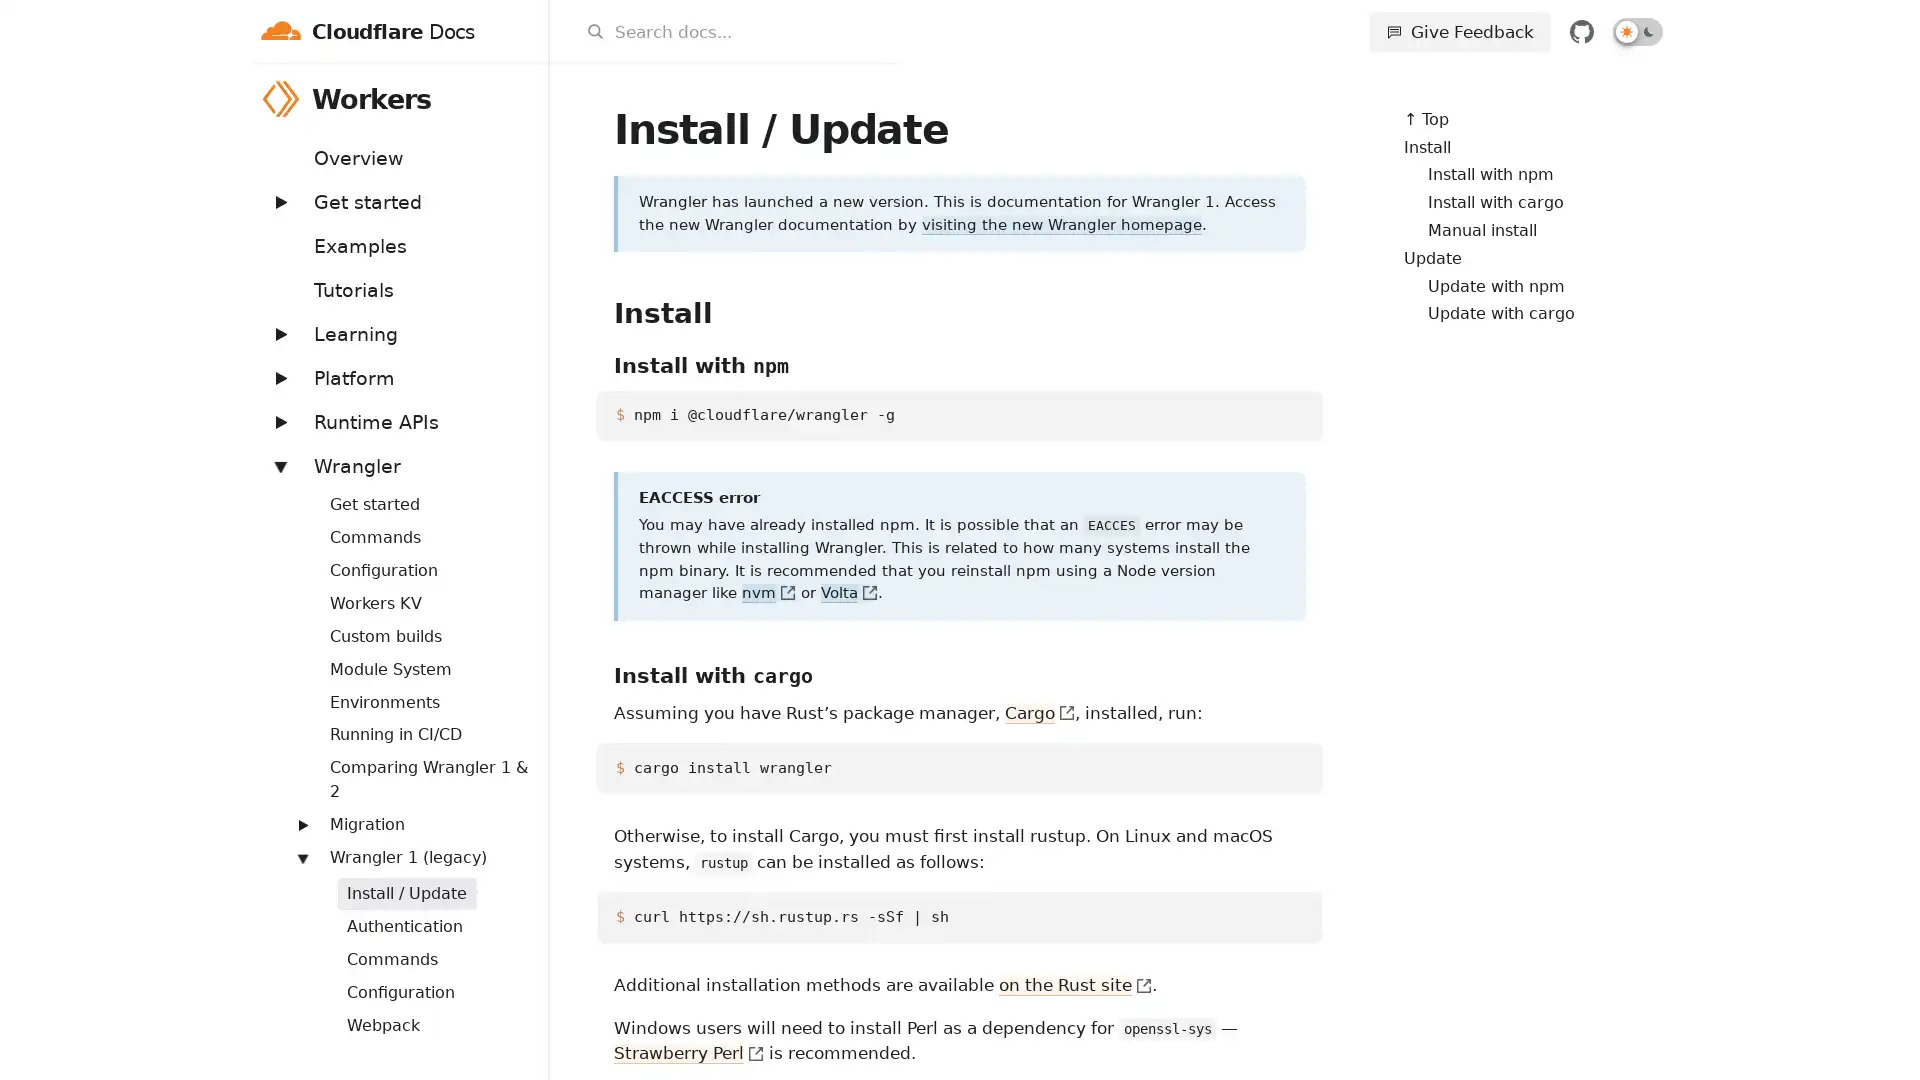 Image resolution: width=1920 pixels, height=1080 pixels. I want to click on Expand: Bindings, so click(291, 447).